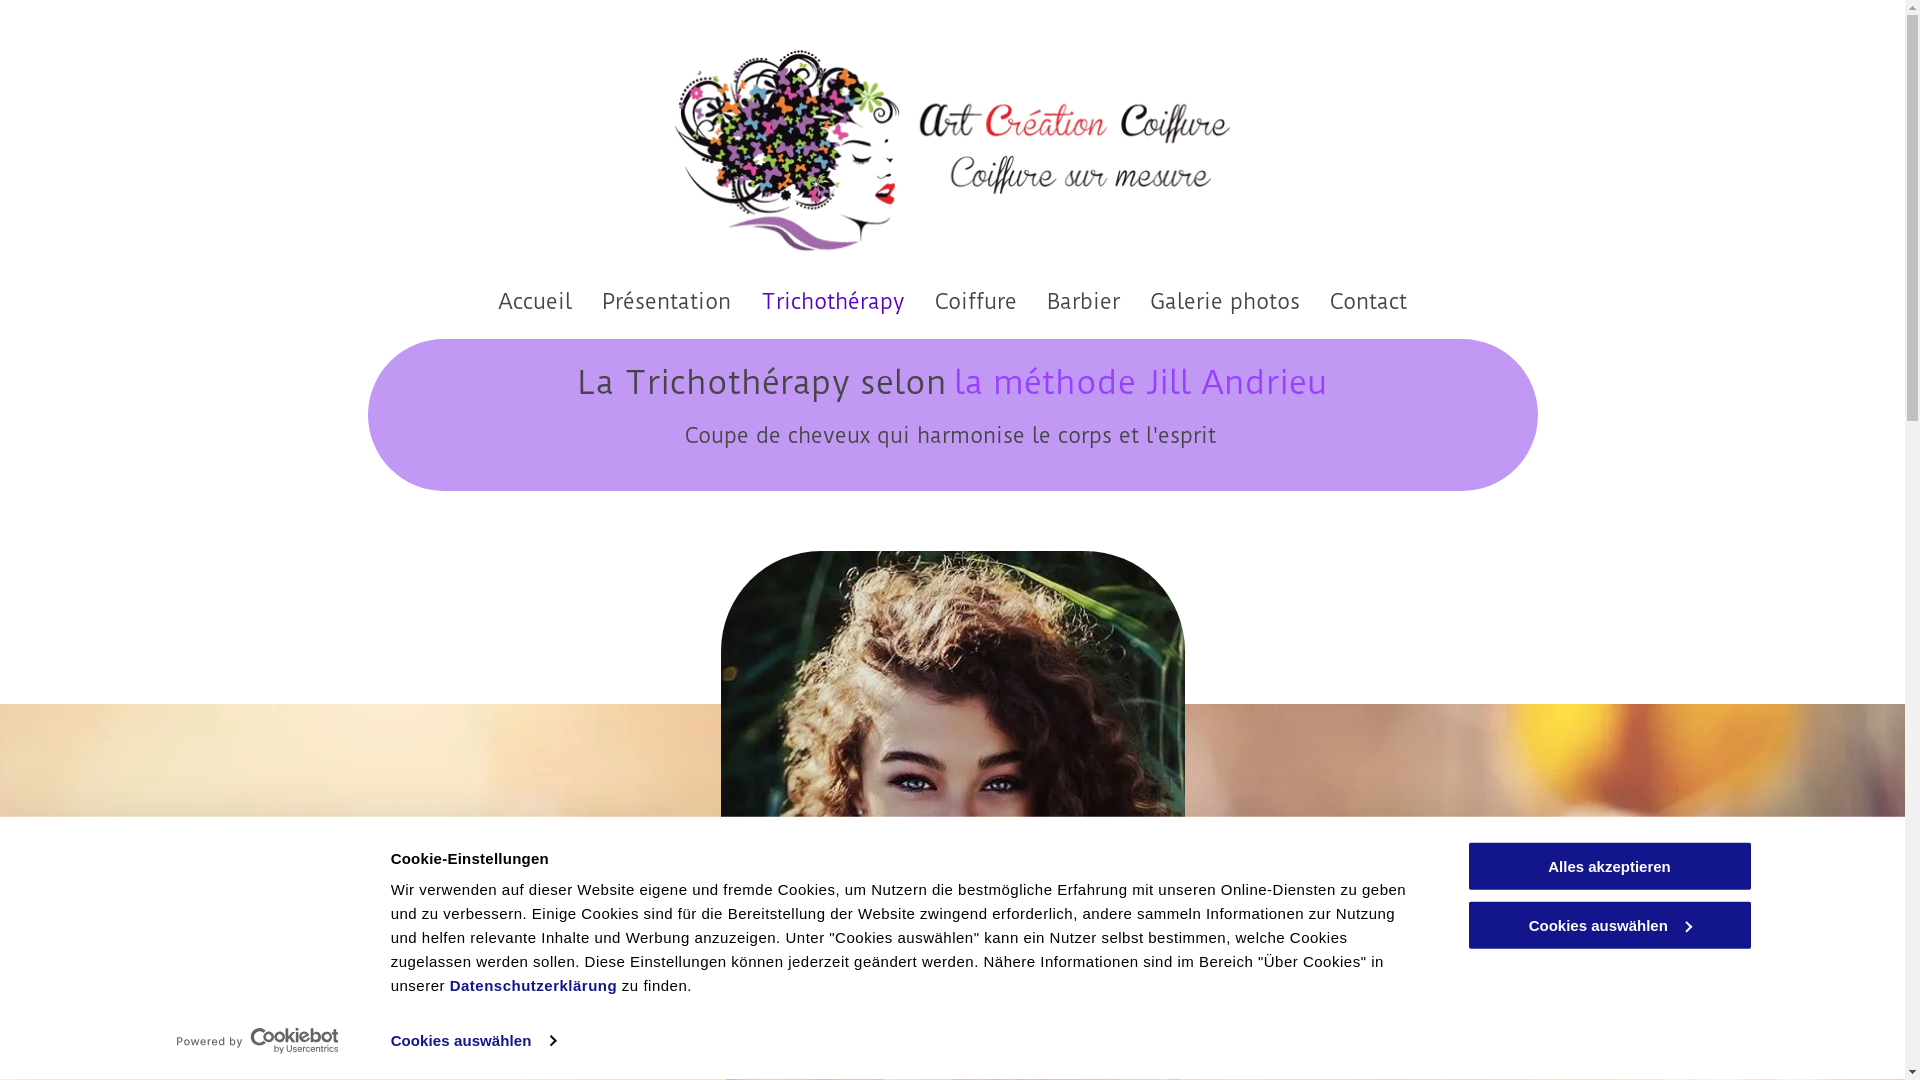 This screenshot has height=1080, width=1920. I want to click on 'Galerie photos', so click(1223, 301).